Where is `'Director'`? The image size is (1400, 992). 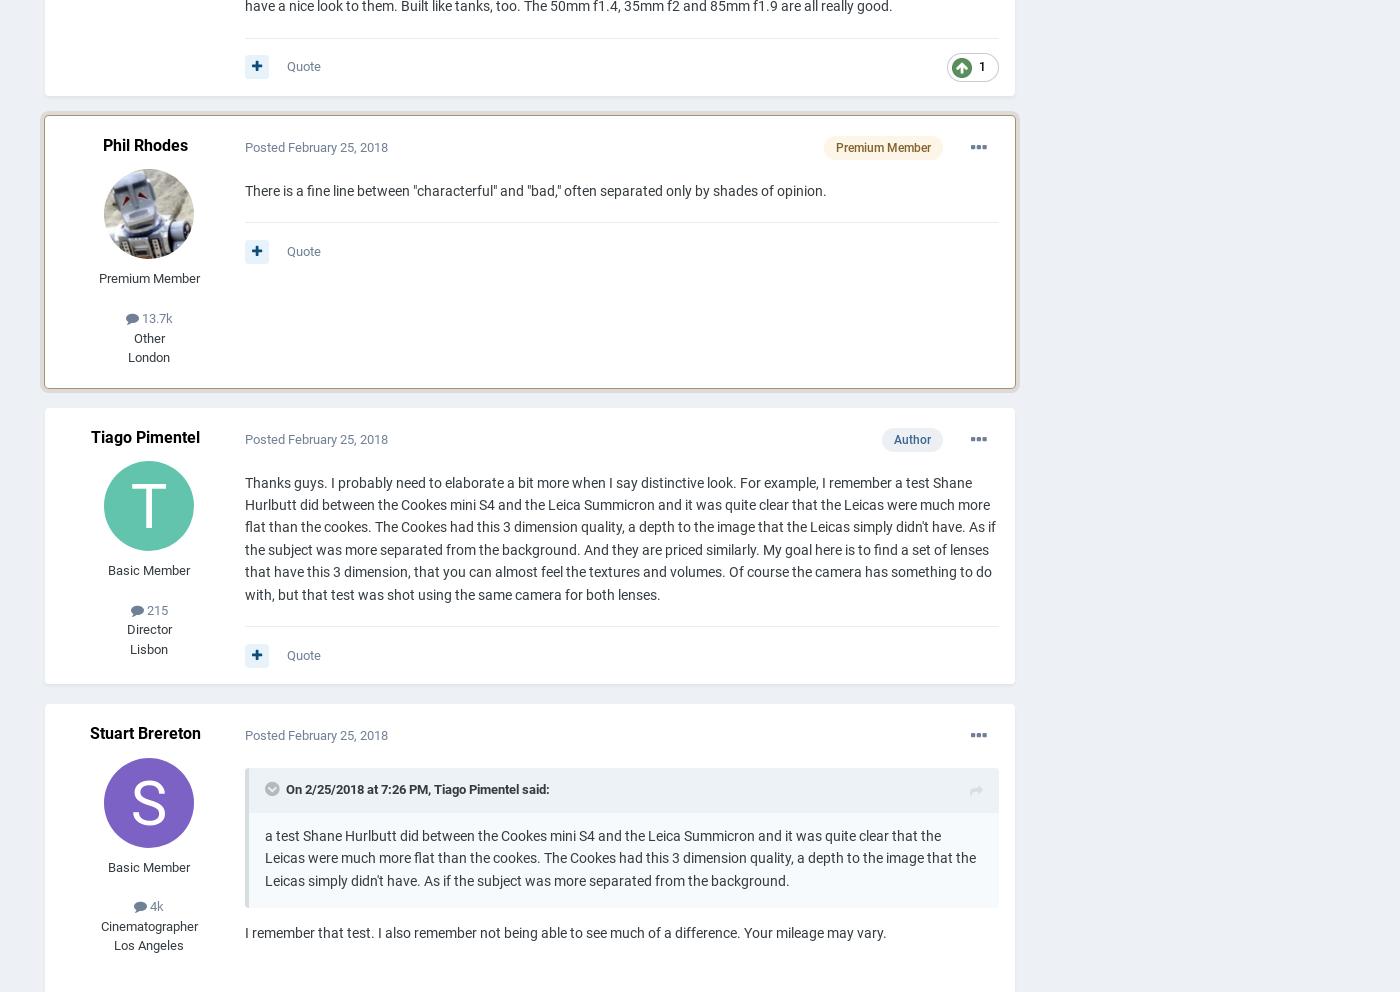
'Director' is located at coordinates (148, 629).